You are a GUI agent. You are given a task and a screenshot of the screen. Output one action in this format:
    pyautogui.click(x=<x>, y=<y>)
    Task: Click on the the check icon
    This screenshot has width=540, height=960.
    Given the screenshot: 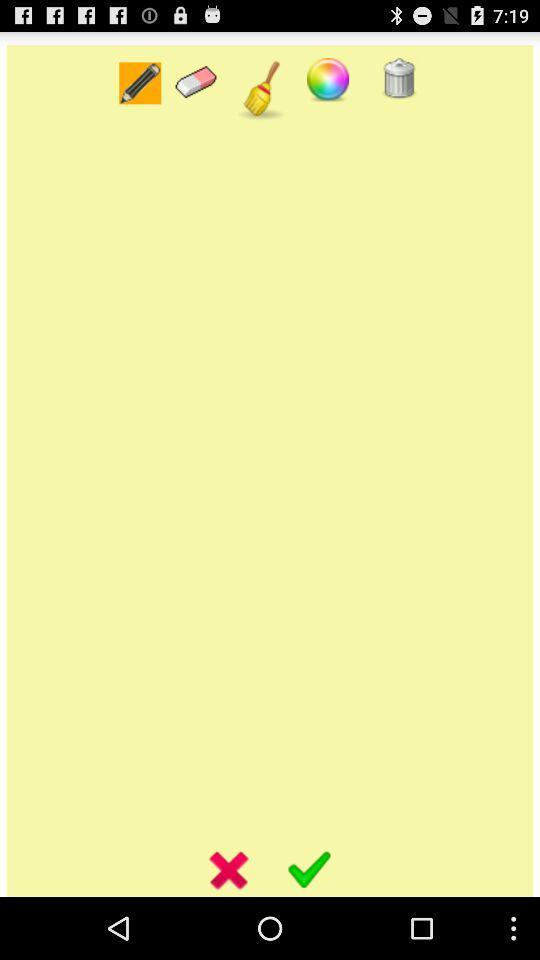 What is the action you would take?
    pyautogui.click(x=309, y=930)
    